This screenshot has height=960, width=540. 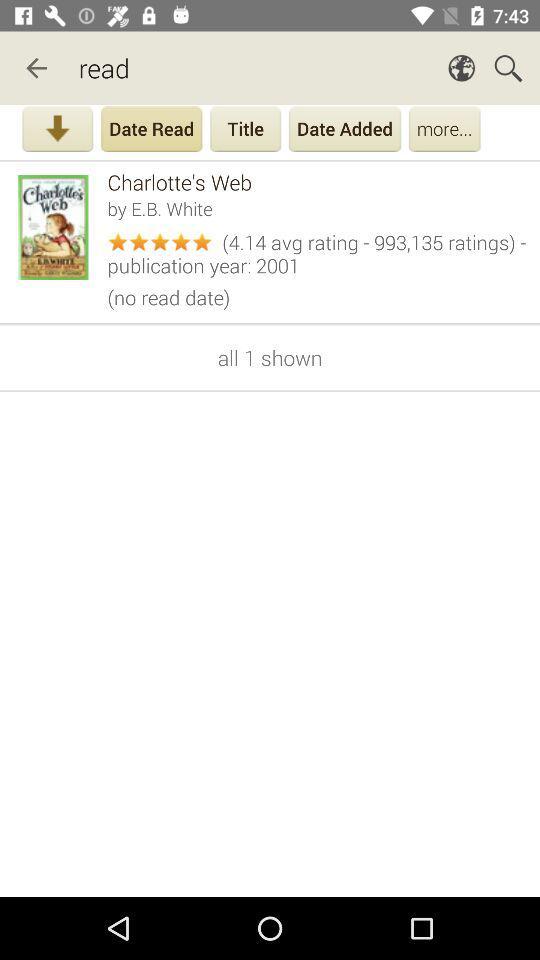 What do you see at coordinates (245, 130) in the screenshot?
I see `title` at bounding box center [245, 130].